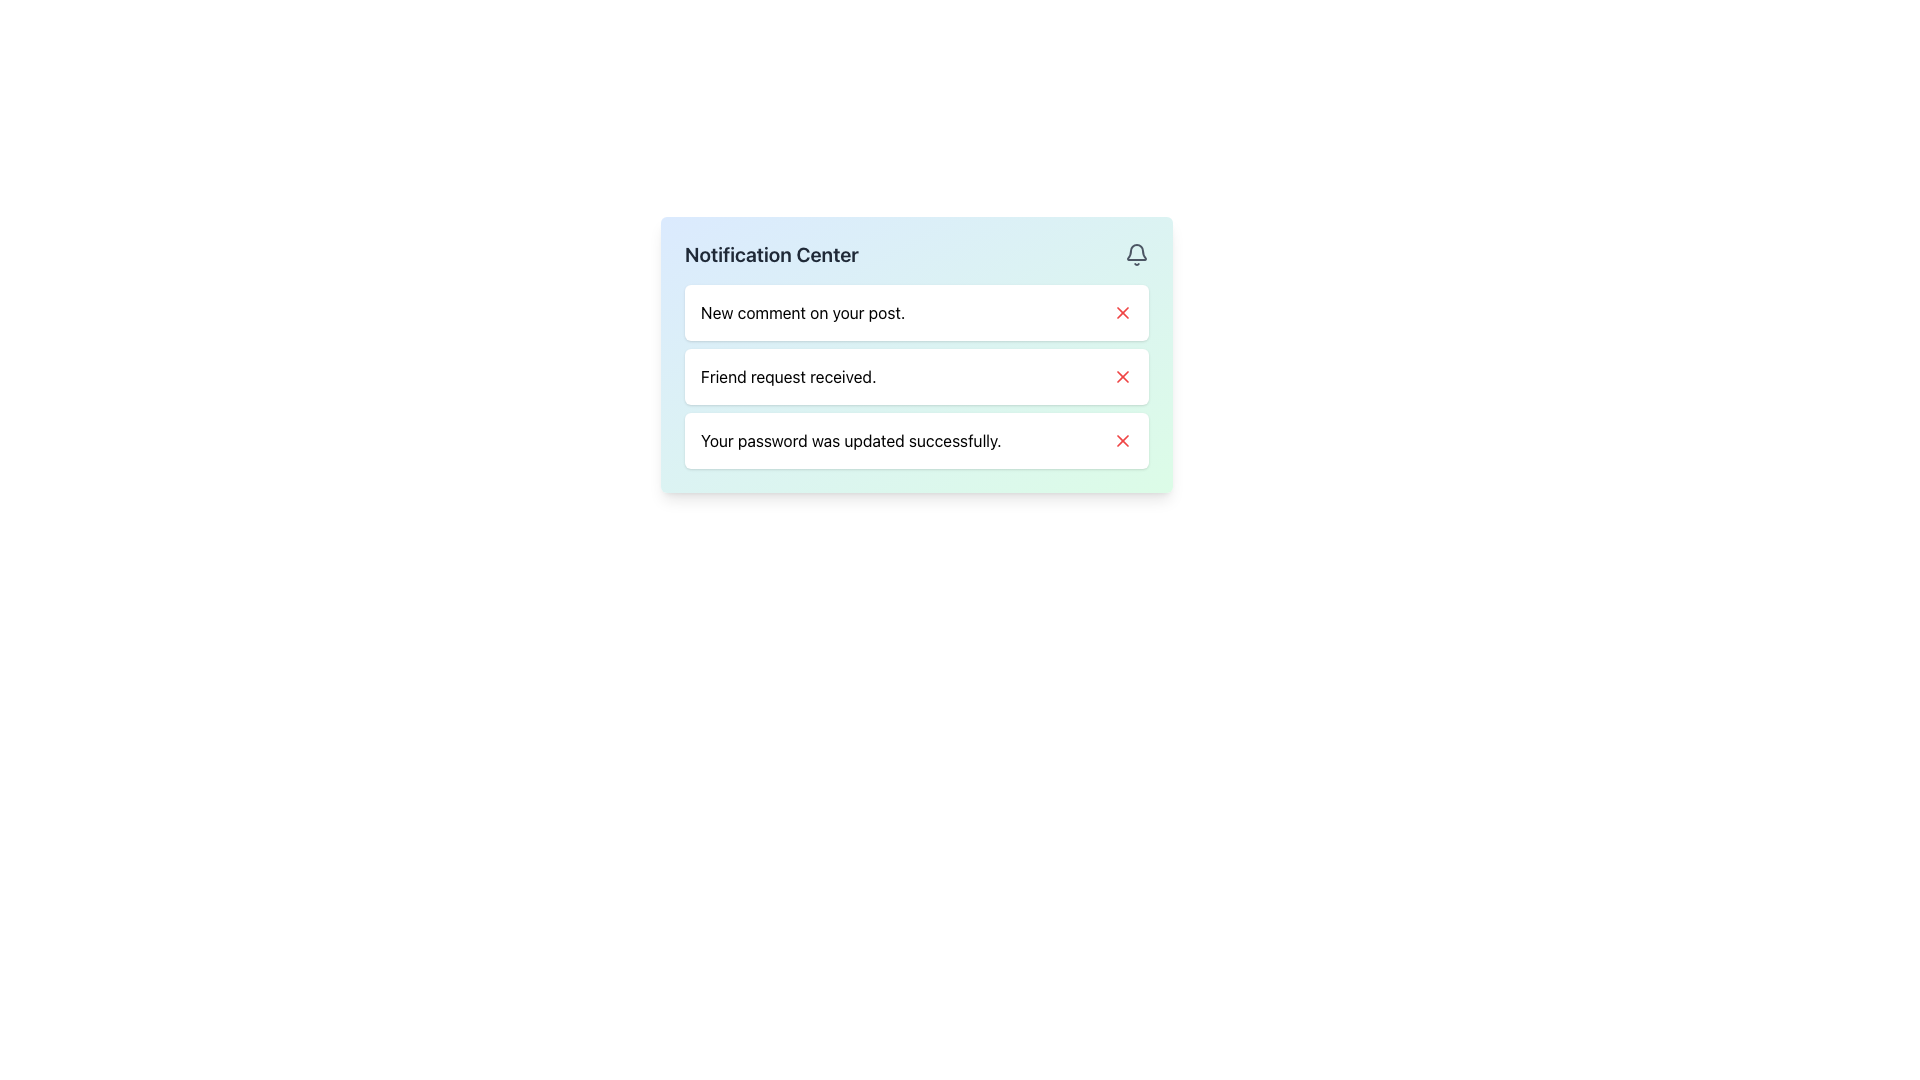 This screenshot has width=1920, height=1080. Describe the element at coordinates (803, 312) in the screenshot. I see `the Text label that provides notification messages about new comments in the Notification Center modal, positioned at the top of the vertical list of notifications` at that location.